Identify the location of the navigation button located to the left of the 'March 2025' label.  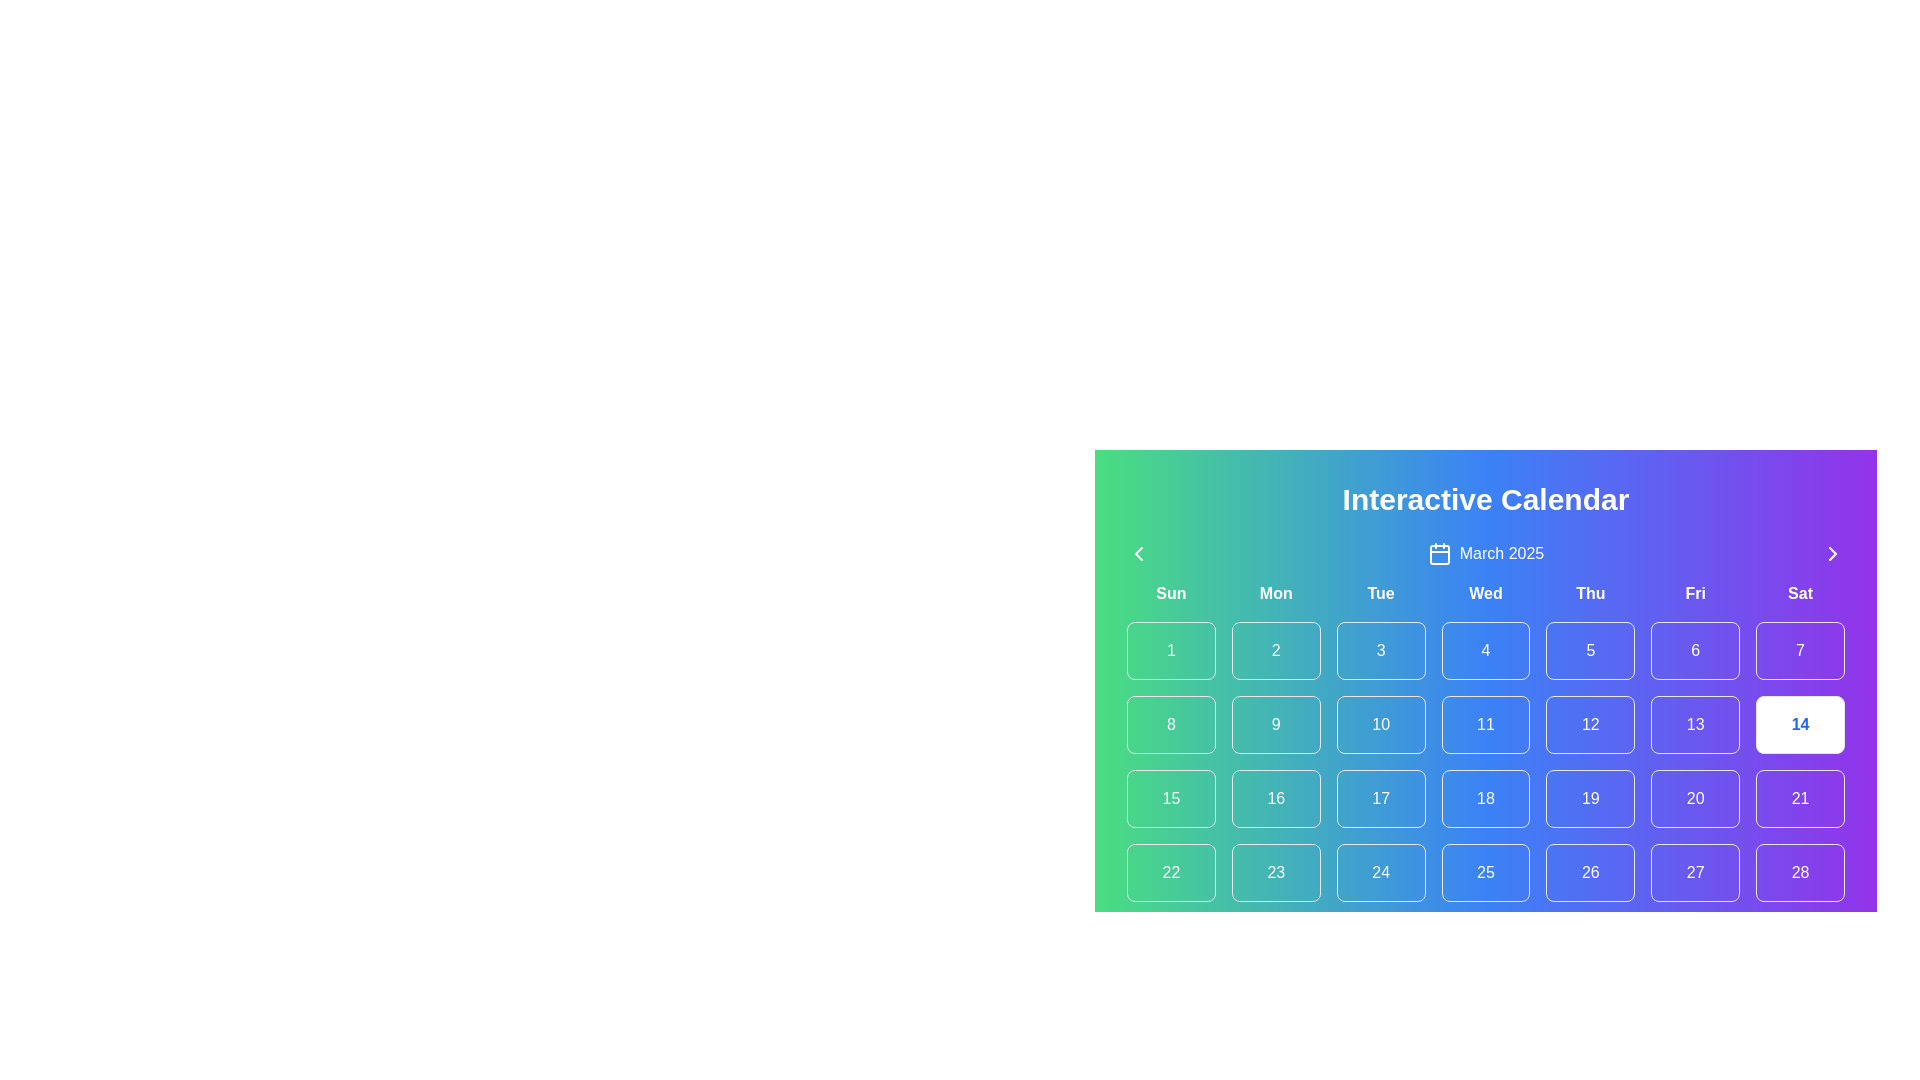
(1138, 554).